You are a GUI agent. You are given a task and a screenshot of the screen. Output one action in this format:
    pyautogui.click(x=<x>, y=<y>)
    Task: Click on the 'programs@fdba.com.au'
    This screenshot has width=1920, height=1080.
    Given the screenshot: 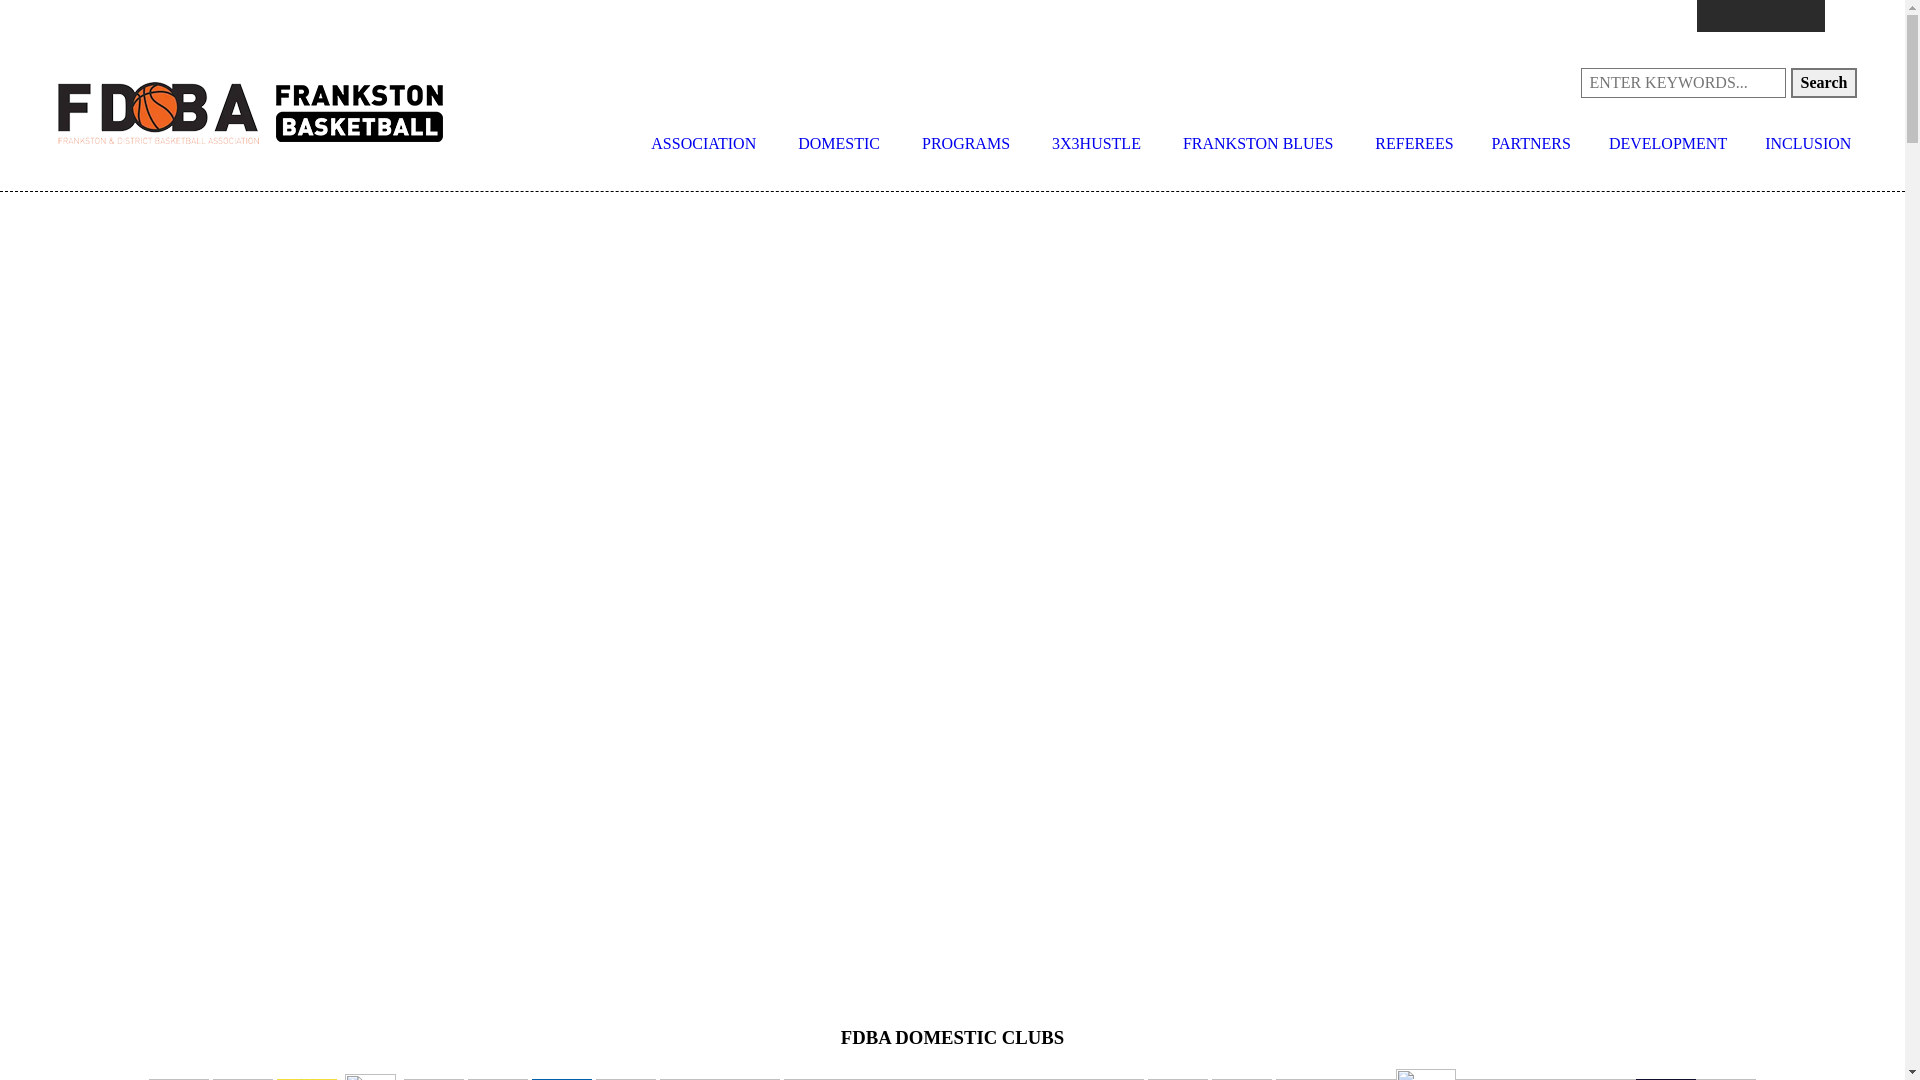 What is the action you would take?
    pyautogui.click(x=628, y=15)
    